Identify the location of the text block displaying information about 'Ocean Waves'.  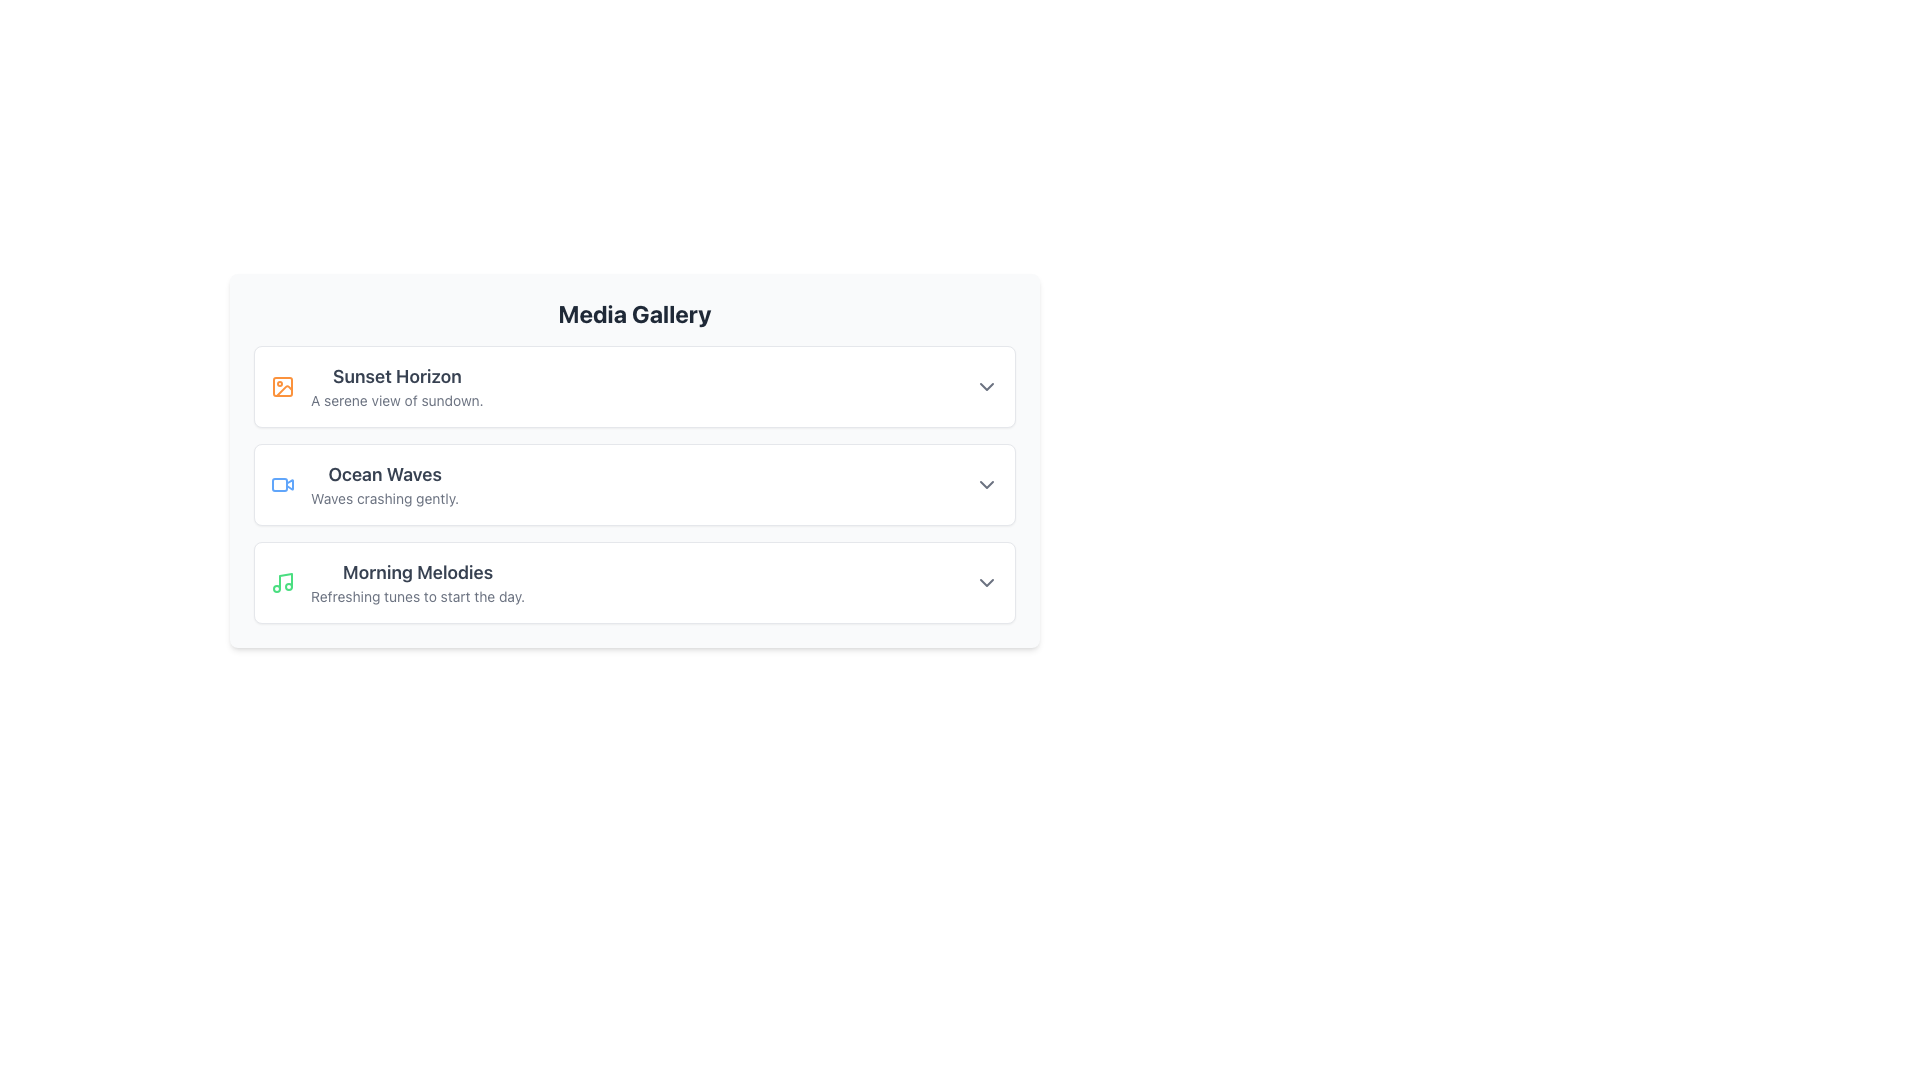
(385, 485).